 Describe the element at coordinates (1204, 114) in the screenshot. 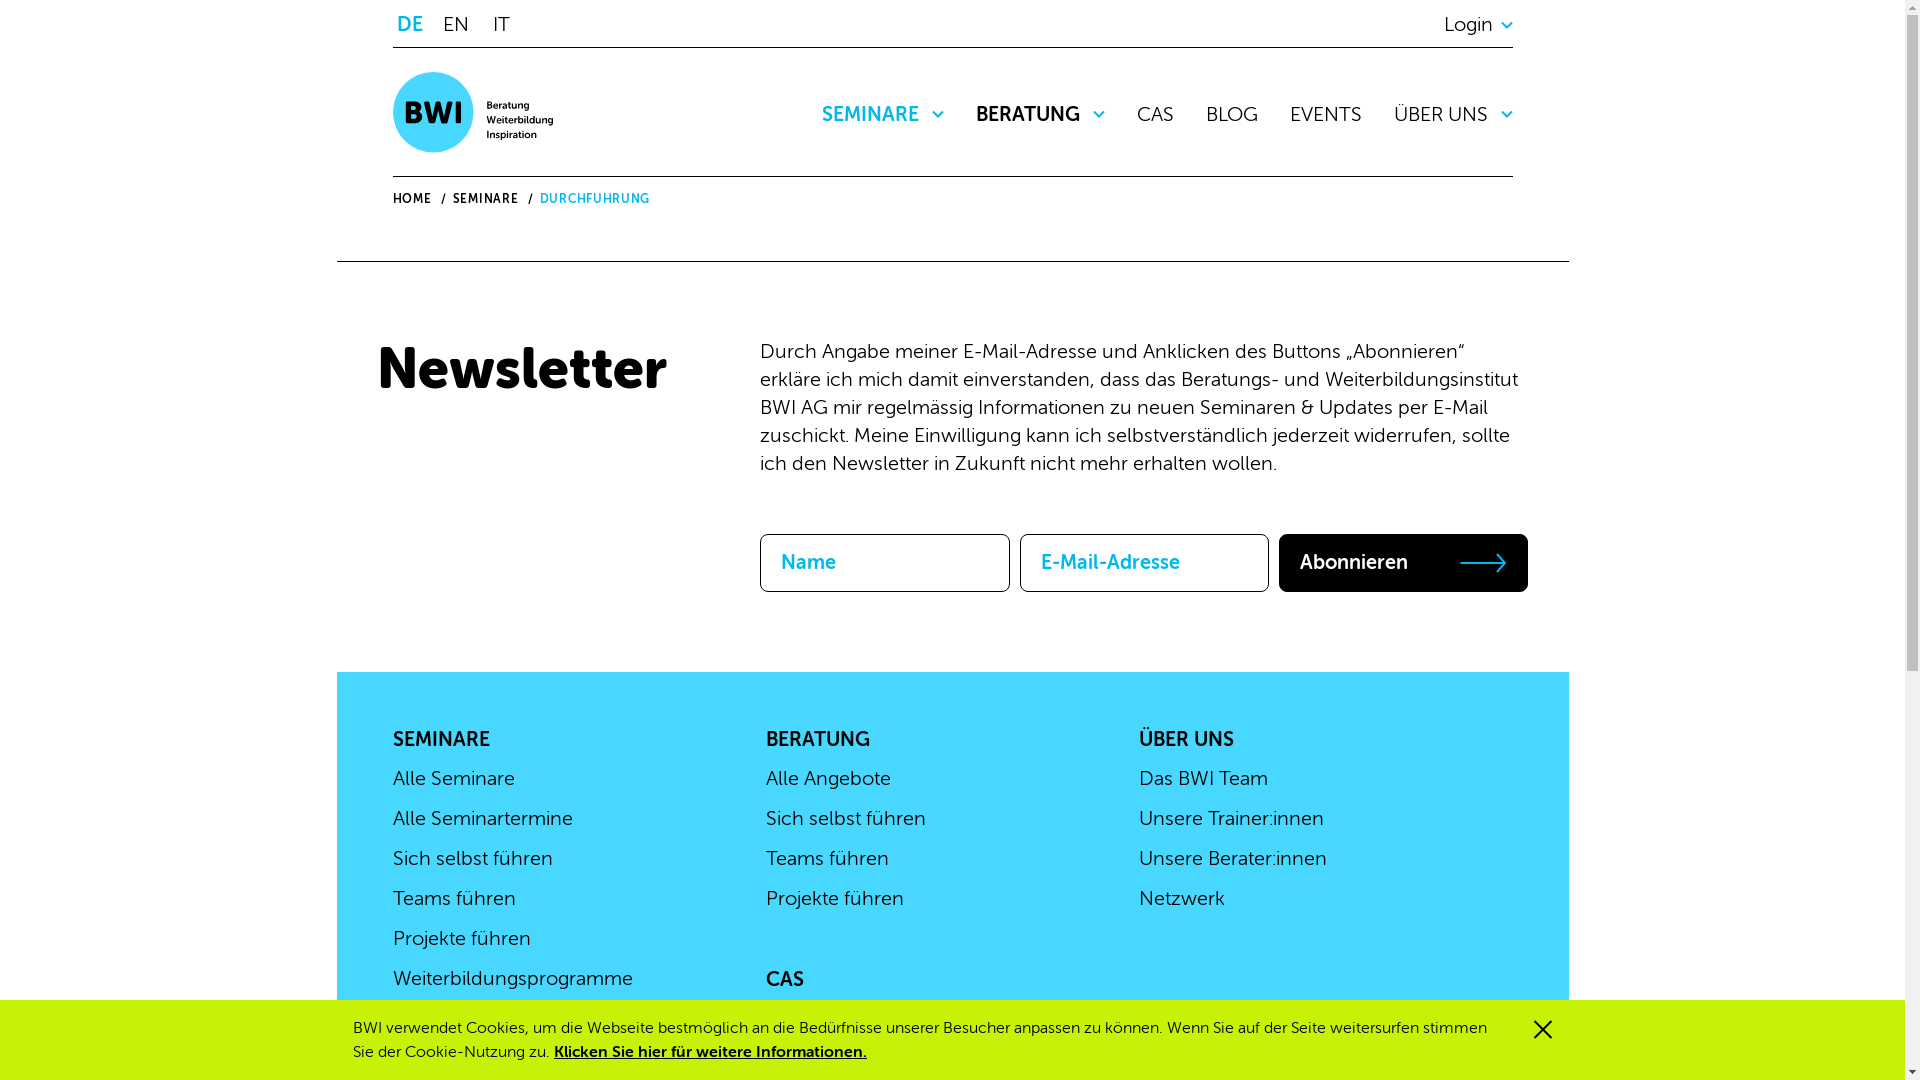

I see `'BLOG'` at that location.